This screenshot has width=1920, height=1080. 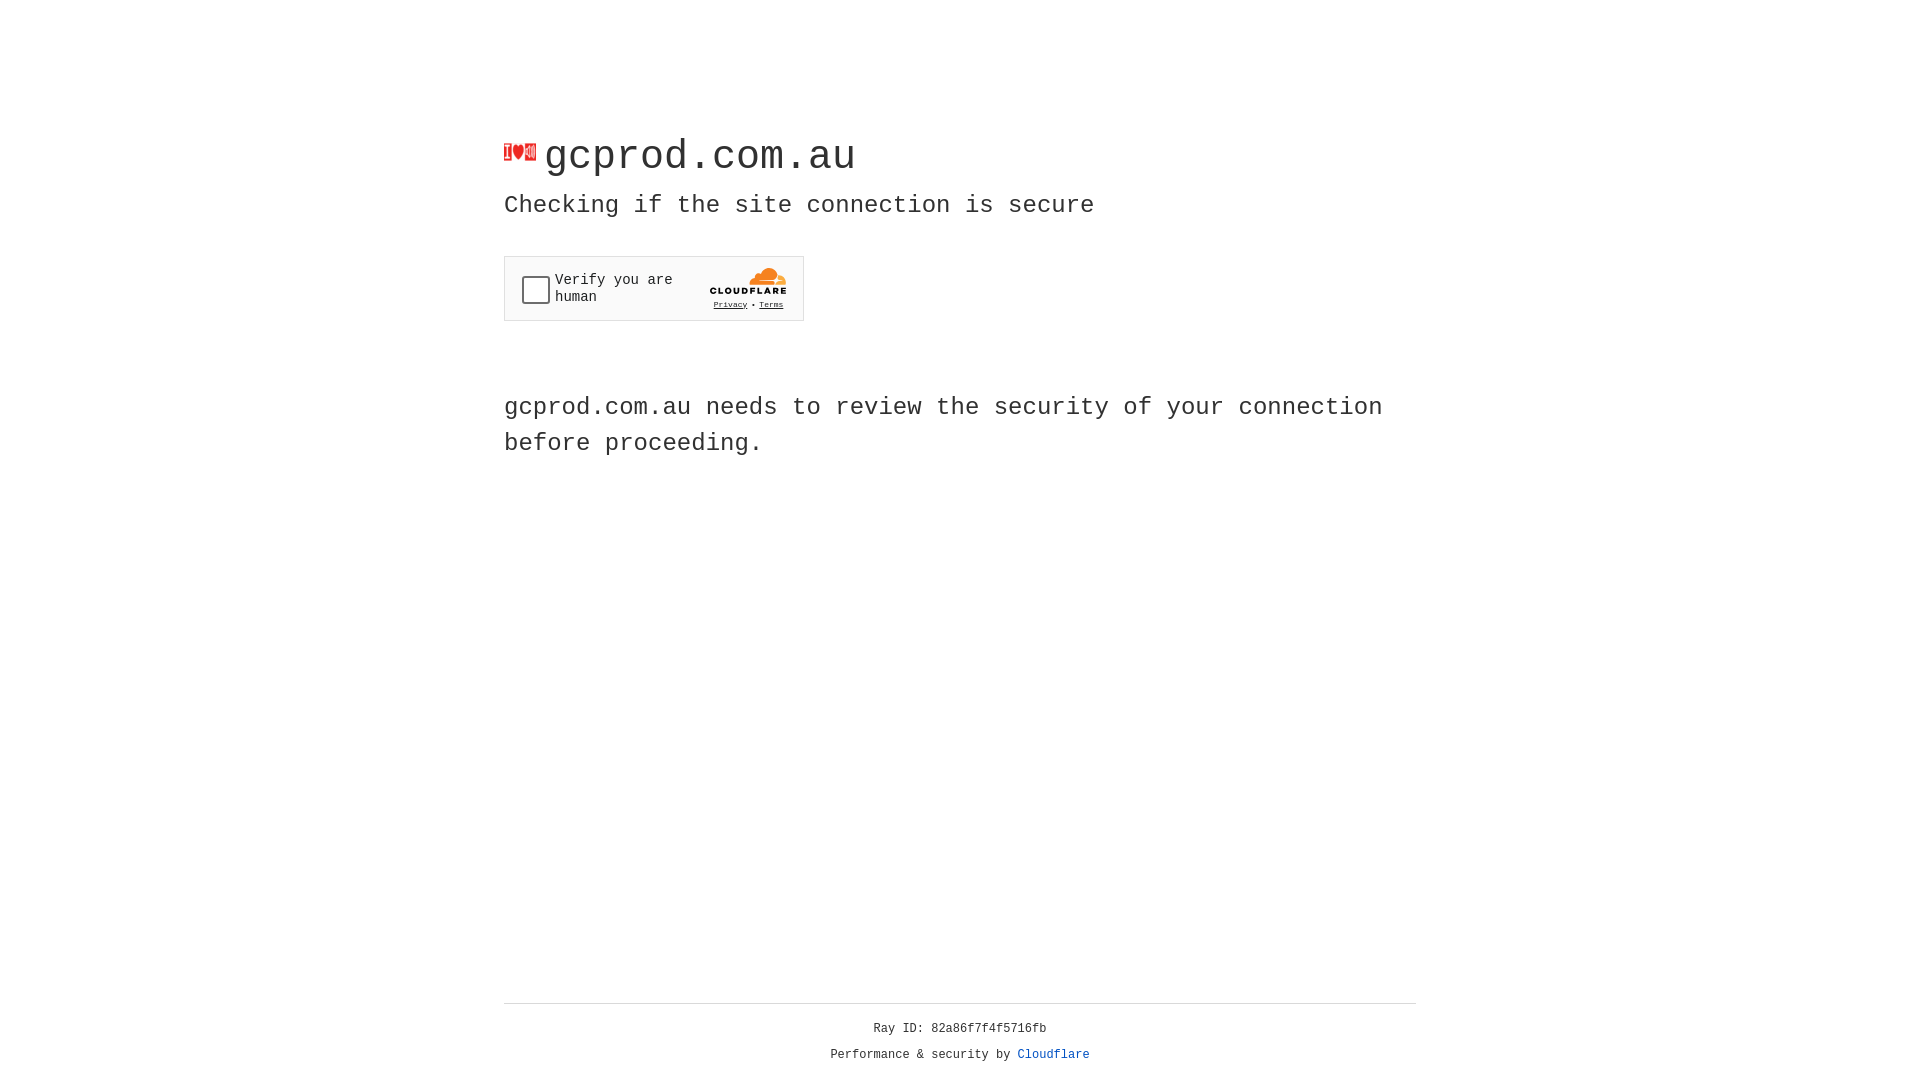 I want to click on 'Cloudflare', so click(x=1017, y=1054).